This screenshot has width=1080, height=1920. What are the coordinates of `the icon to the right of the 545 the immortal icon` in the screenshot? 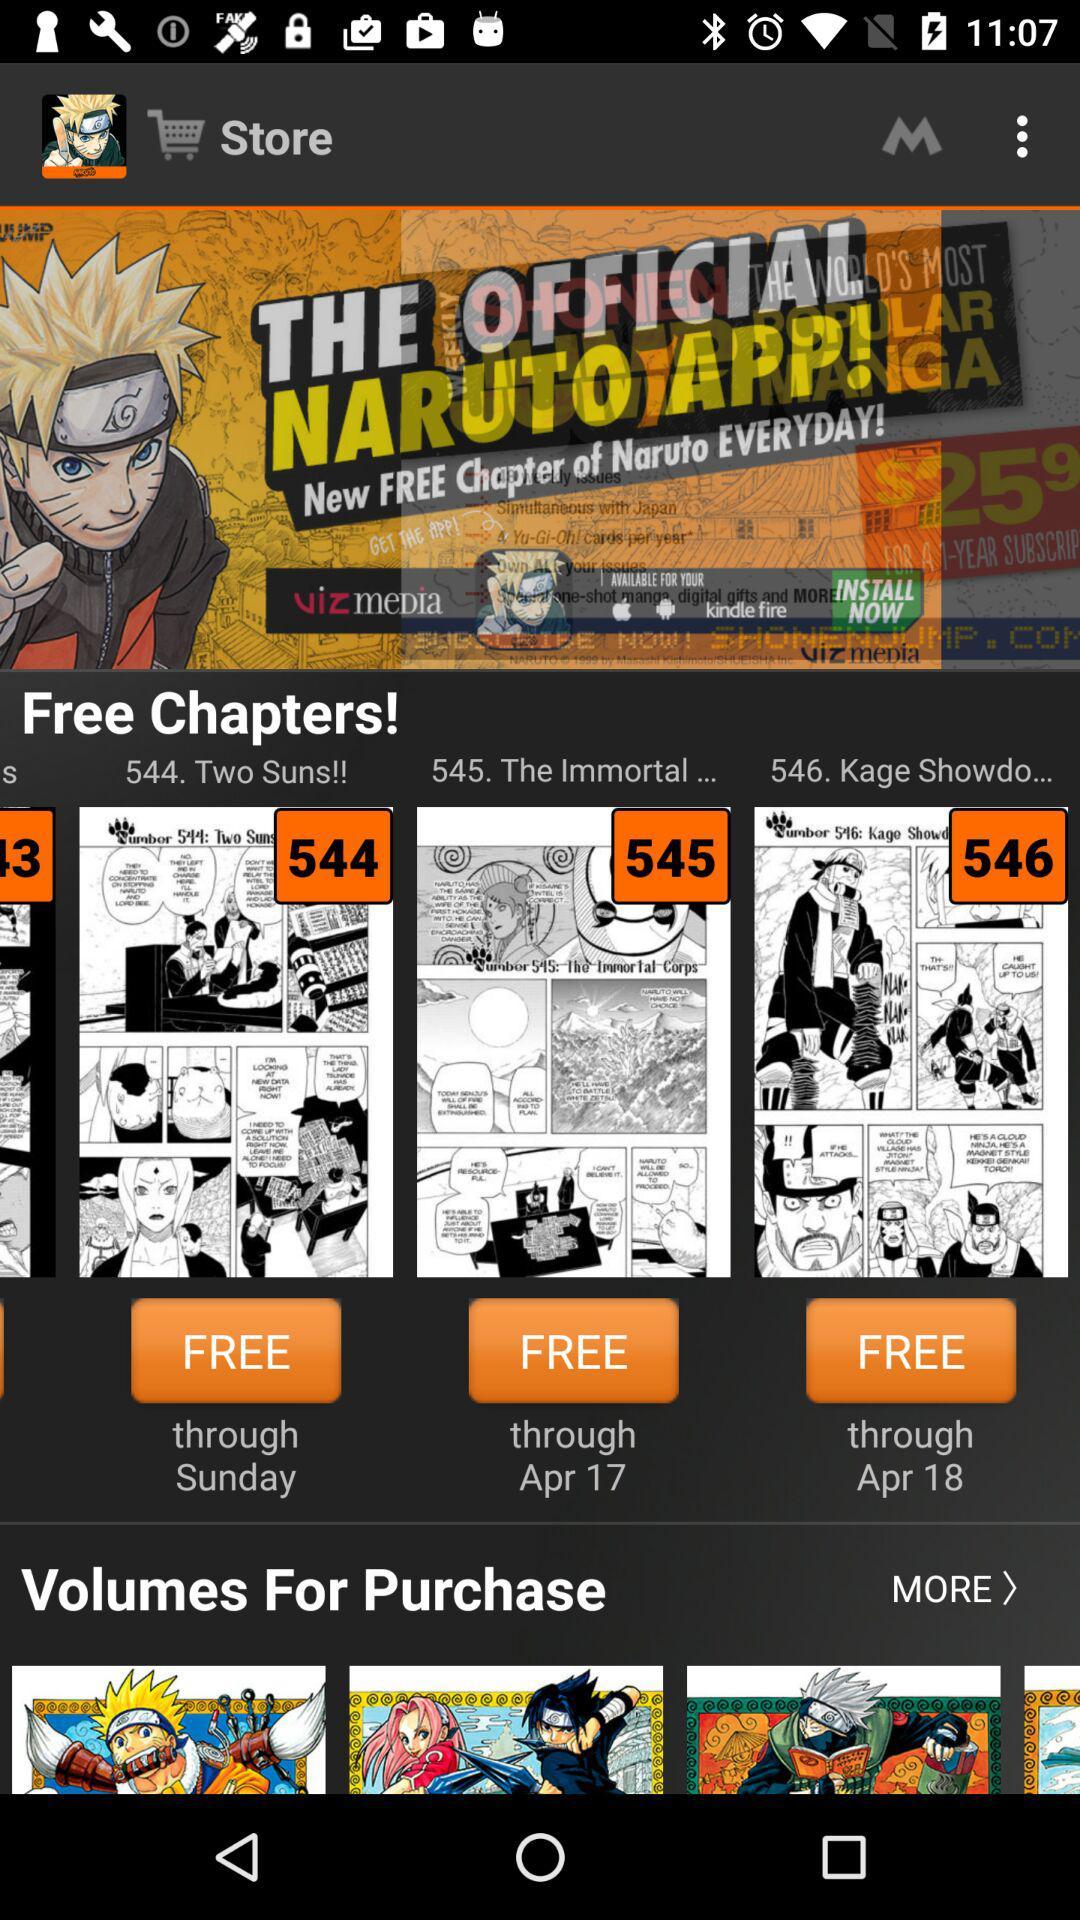 It's located at (911, 769).